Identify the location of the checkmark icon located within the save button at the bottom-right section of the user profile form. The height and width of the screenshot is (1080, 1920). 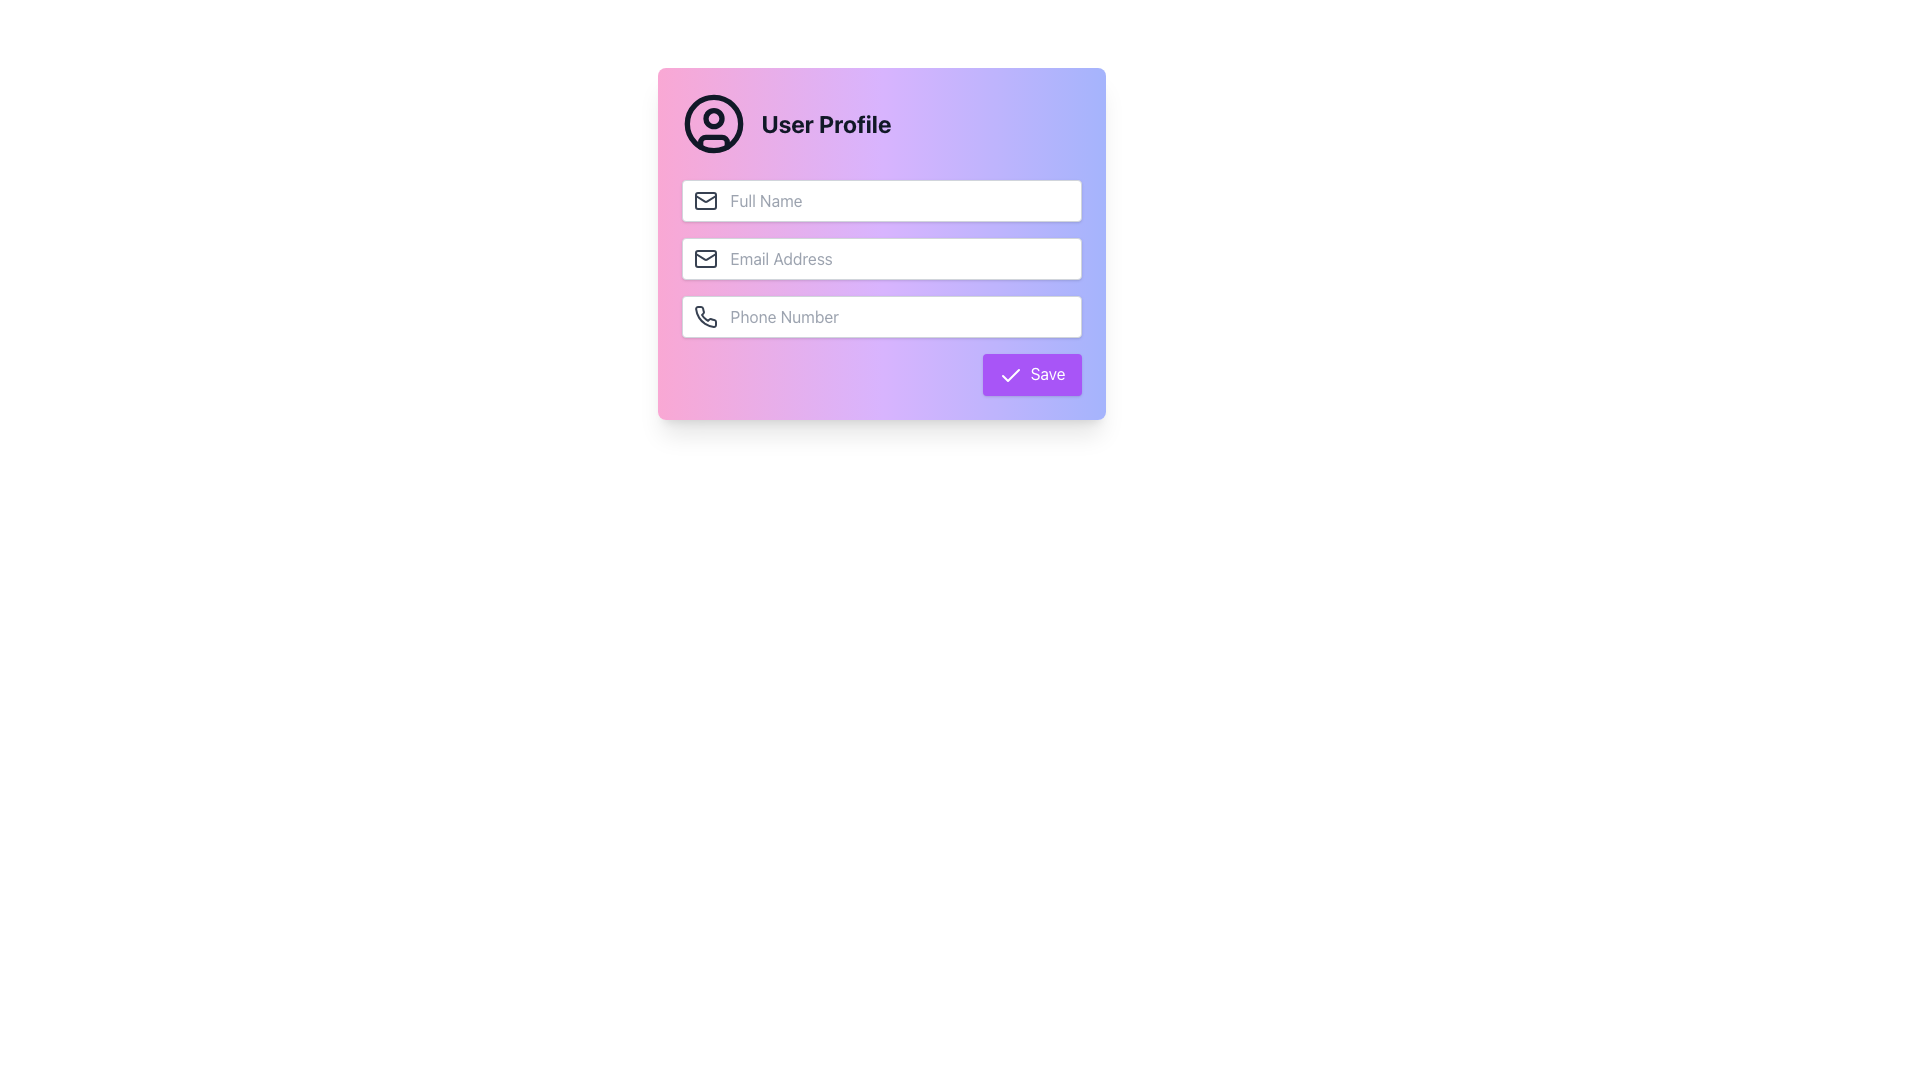
(1010, 375).